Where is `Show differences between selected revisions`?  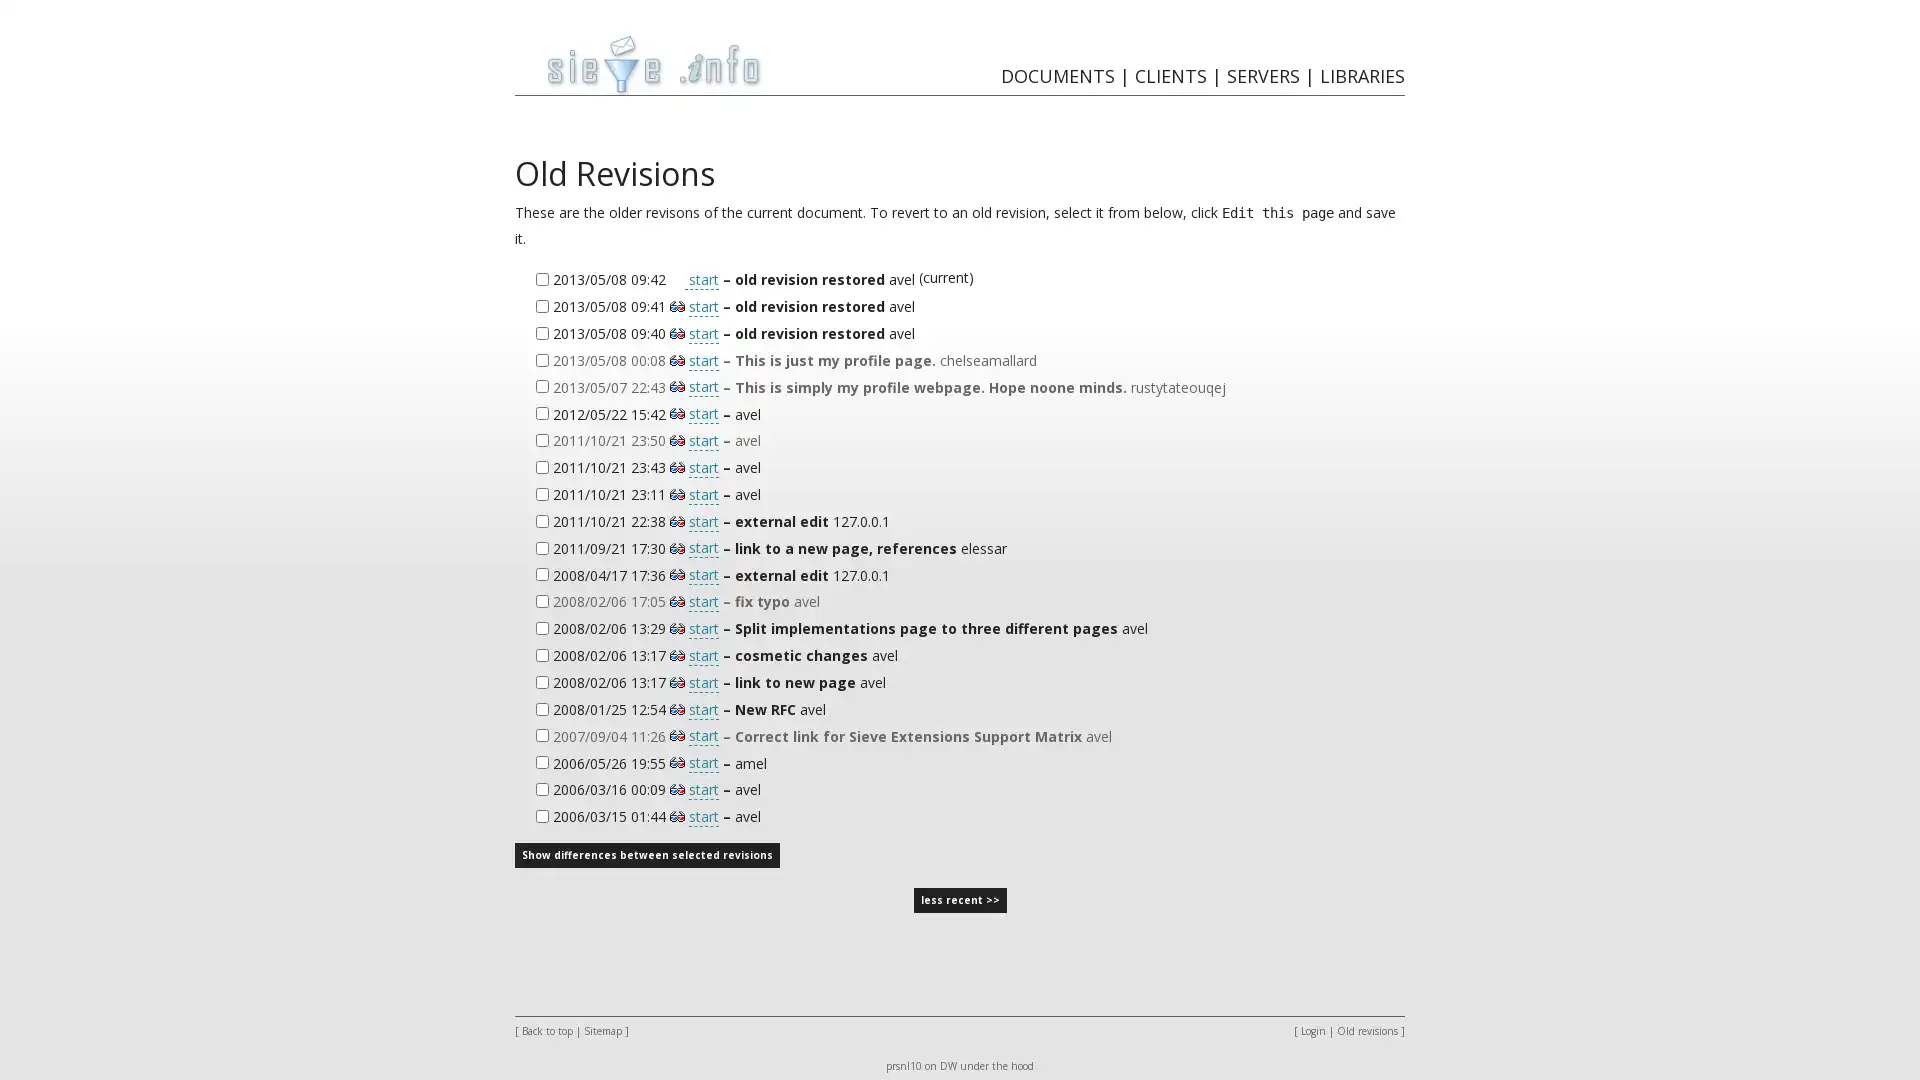 Show differences between selected revisions is located at coordinates (647, 855).